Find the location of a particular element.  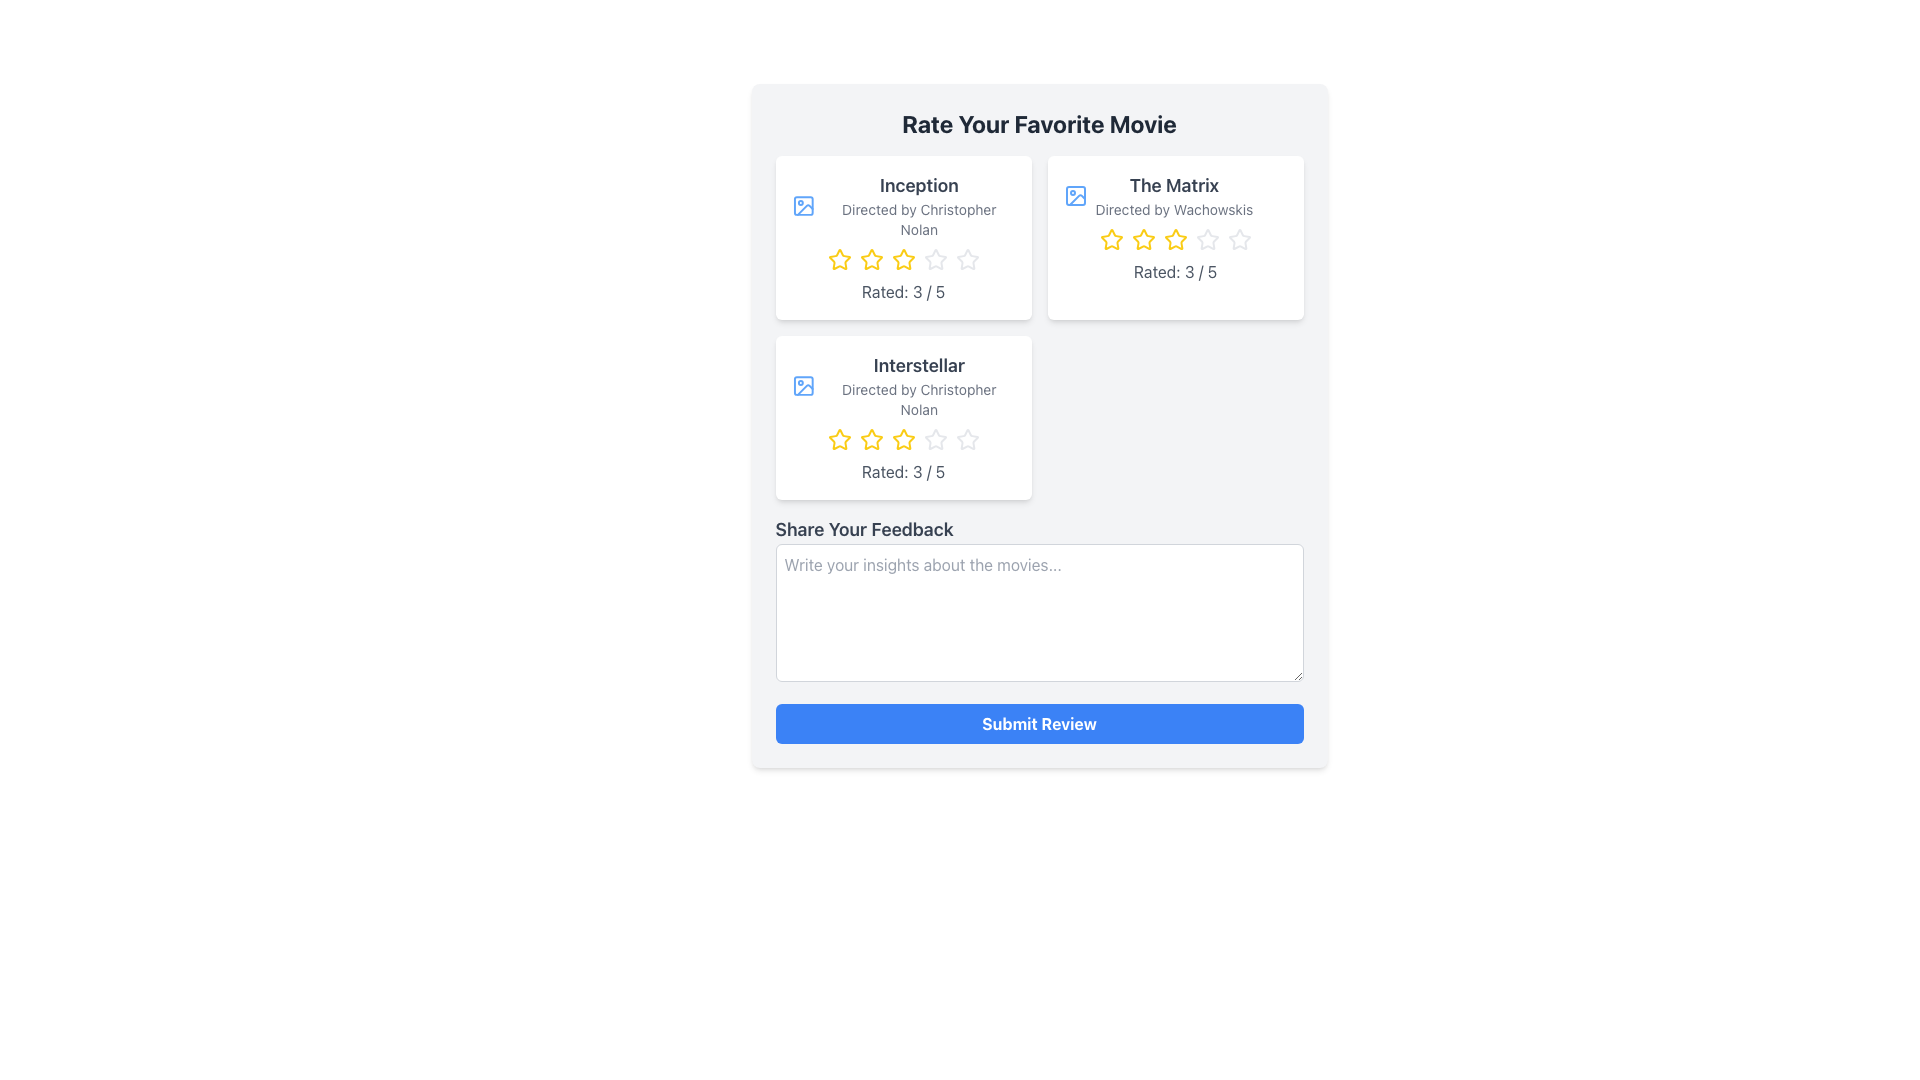

the third star icon is located at coordinates (901, 438).